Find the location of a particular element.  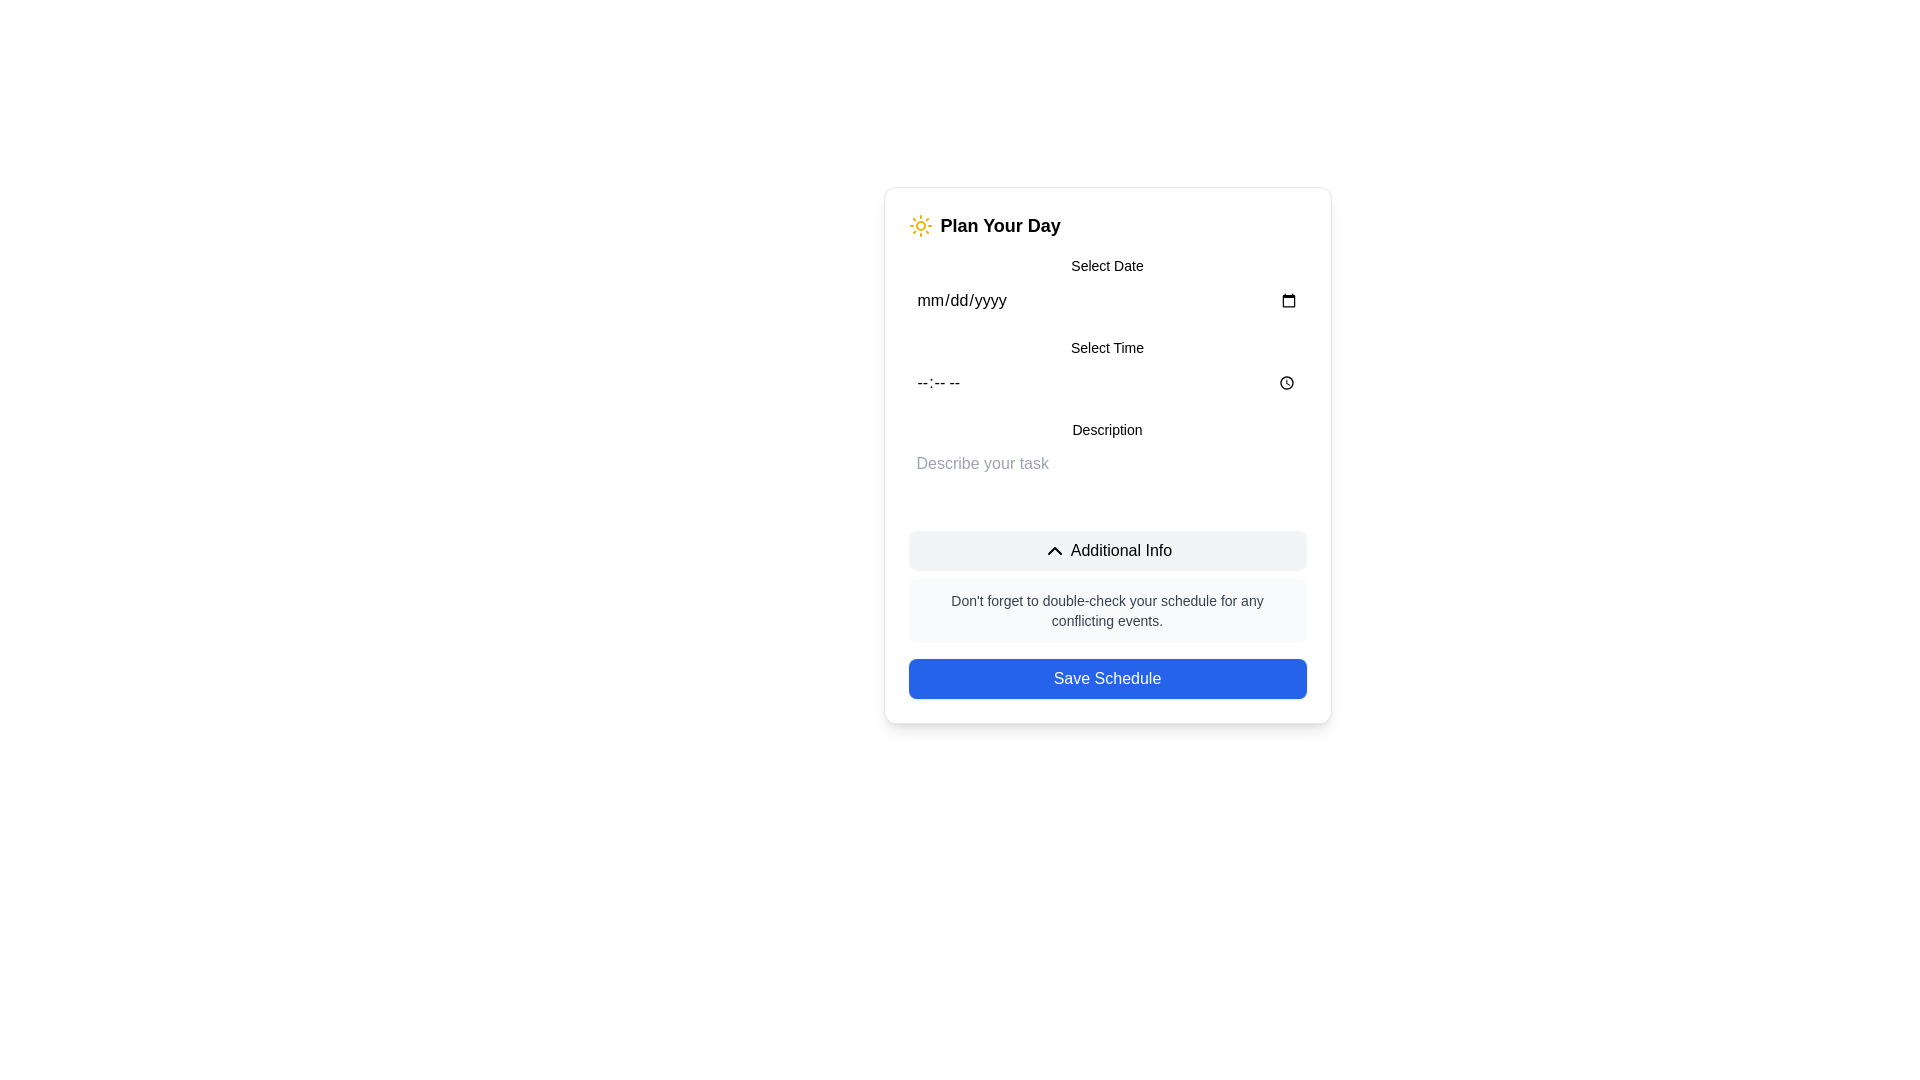

the non-interactive informational message about checking the schedule, which is positioned below the 'Additional Info' button and above the 'Save Schedule' button, centrally aligned with the form is located at coordinates (1106, 609).